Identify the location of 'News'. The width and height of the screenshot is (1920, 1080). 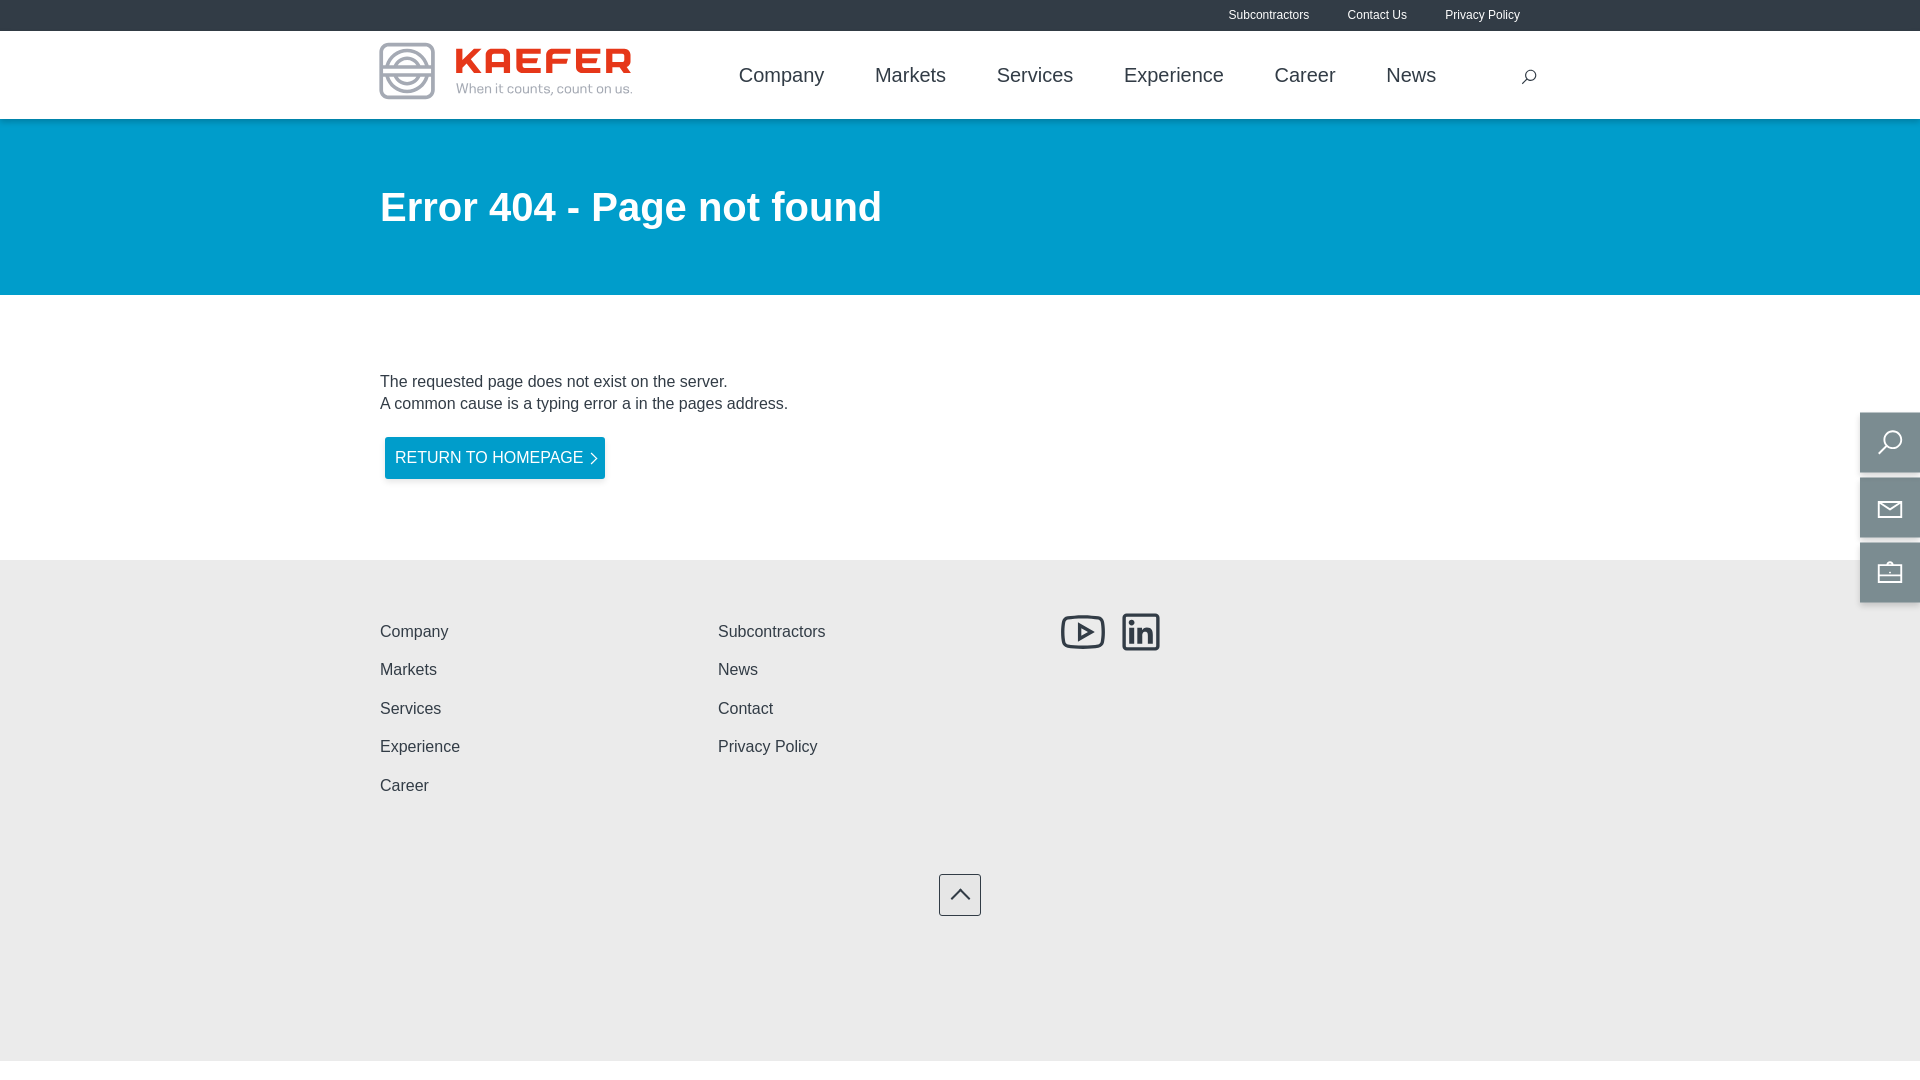
(1385, 75).